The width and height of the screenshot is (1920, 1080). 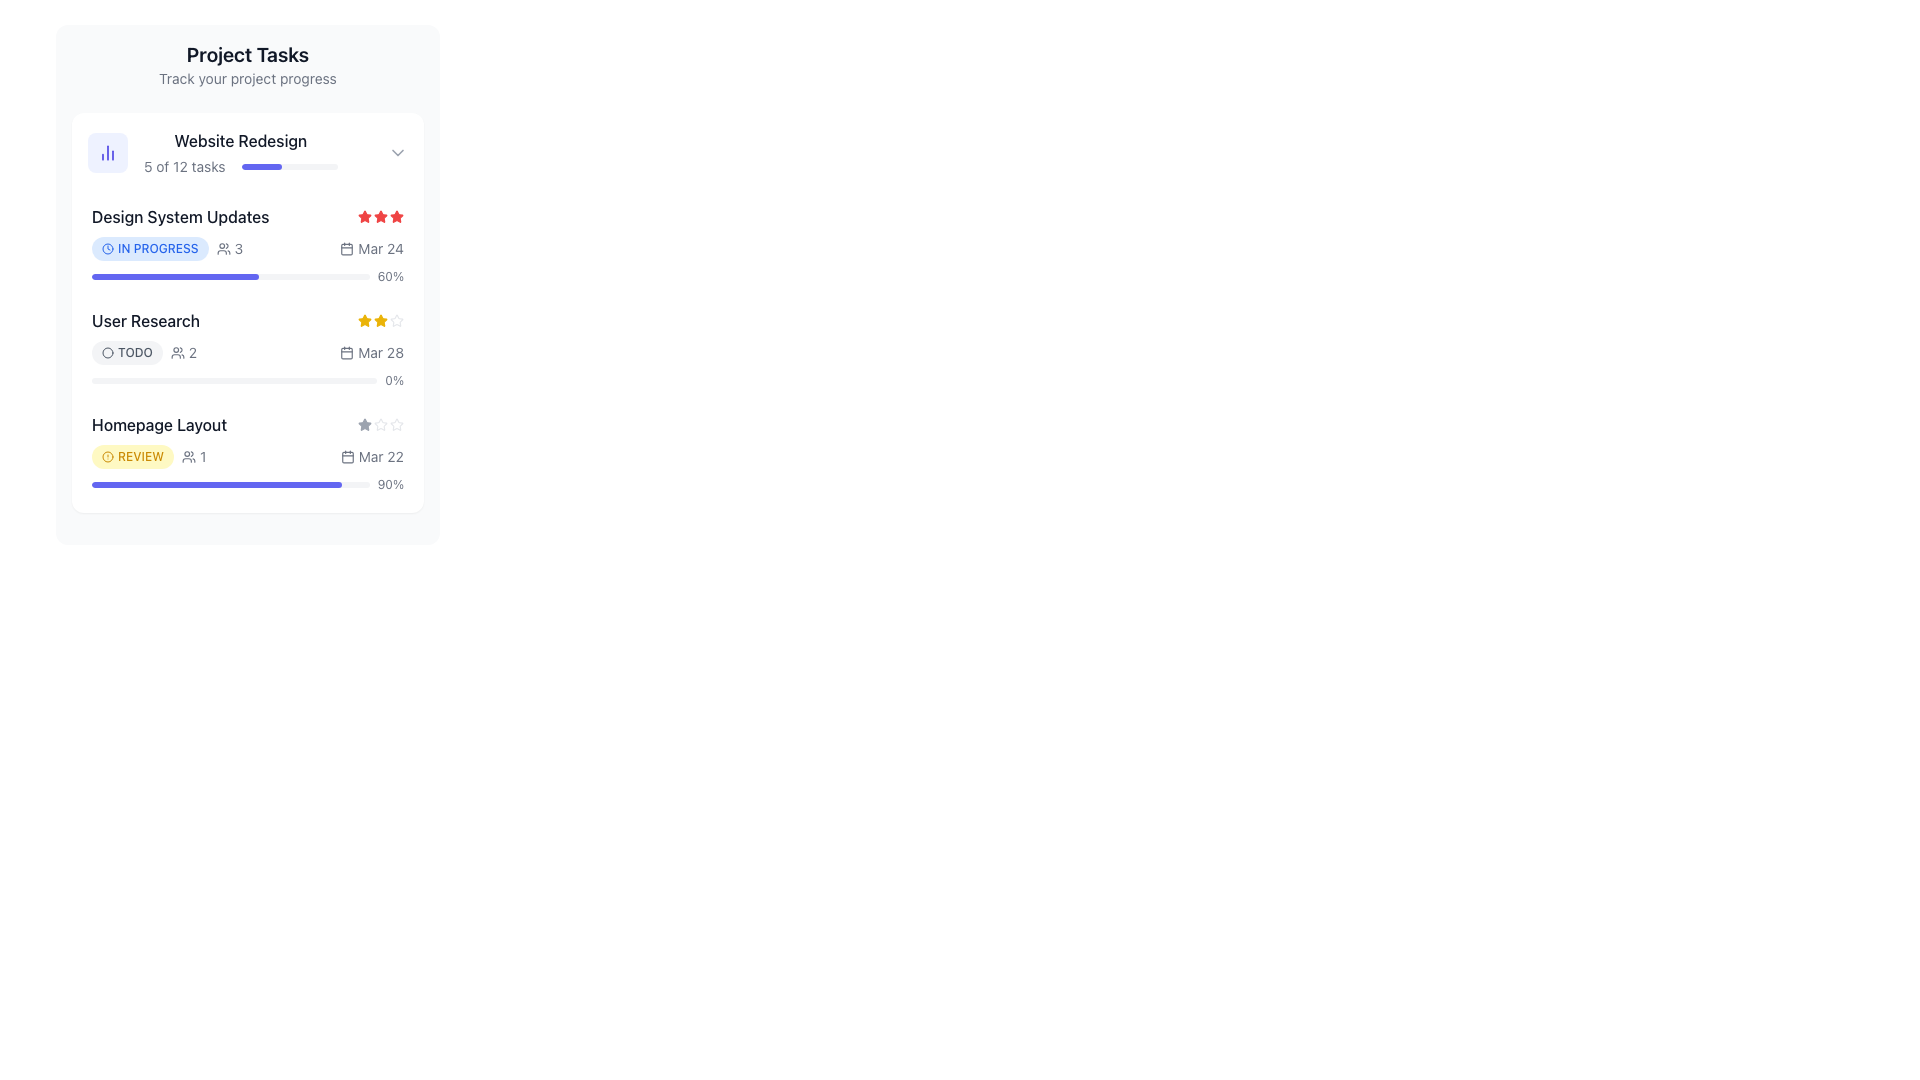 I want to click on the fifth red star icon in the horizontal row next to the 'Design System Updates' section in the task progress list, so click(x=397, y=216).